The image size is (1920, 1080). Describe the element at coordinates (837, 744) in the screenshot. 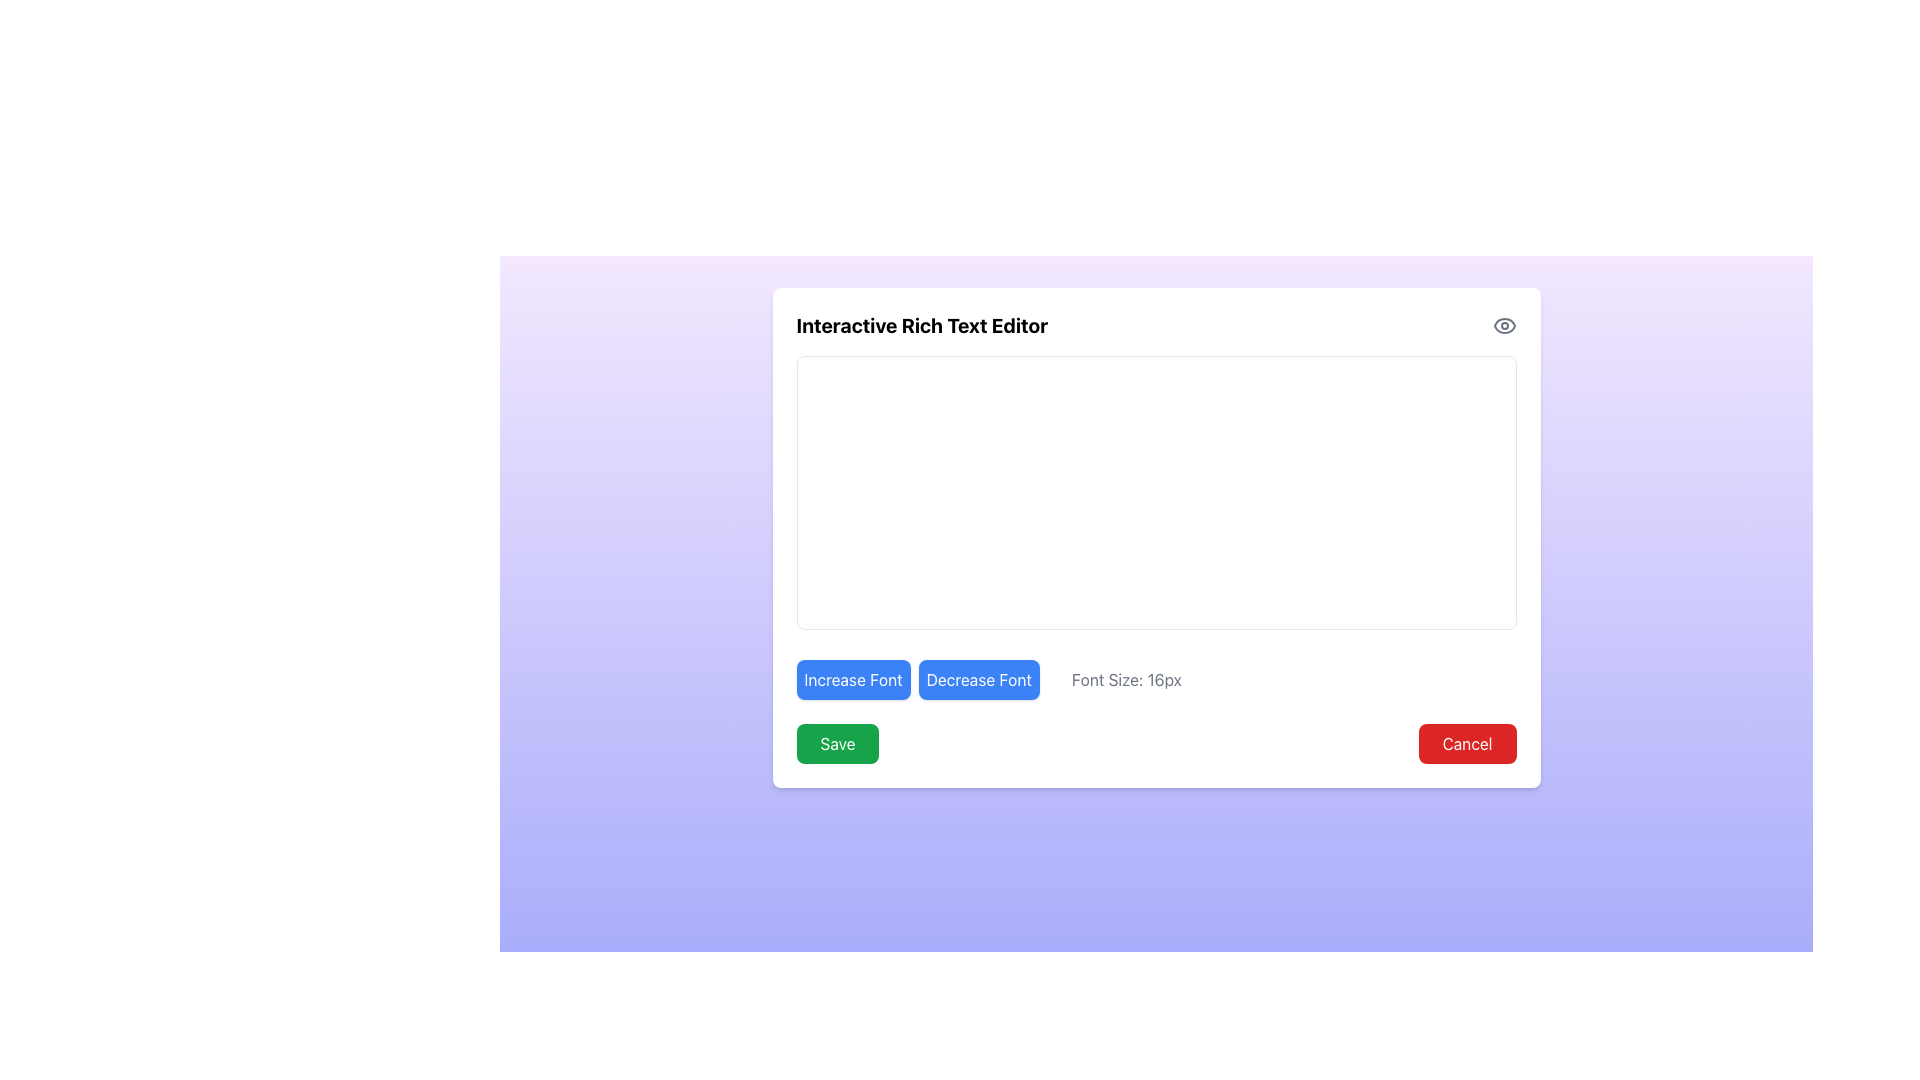

I see `the 'Save' button, which is the leftmost button with a green background and white text` at that location.